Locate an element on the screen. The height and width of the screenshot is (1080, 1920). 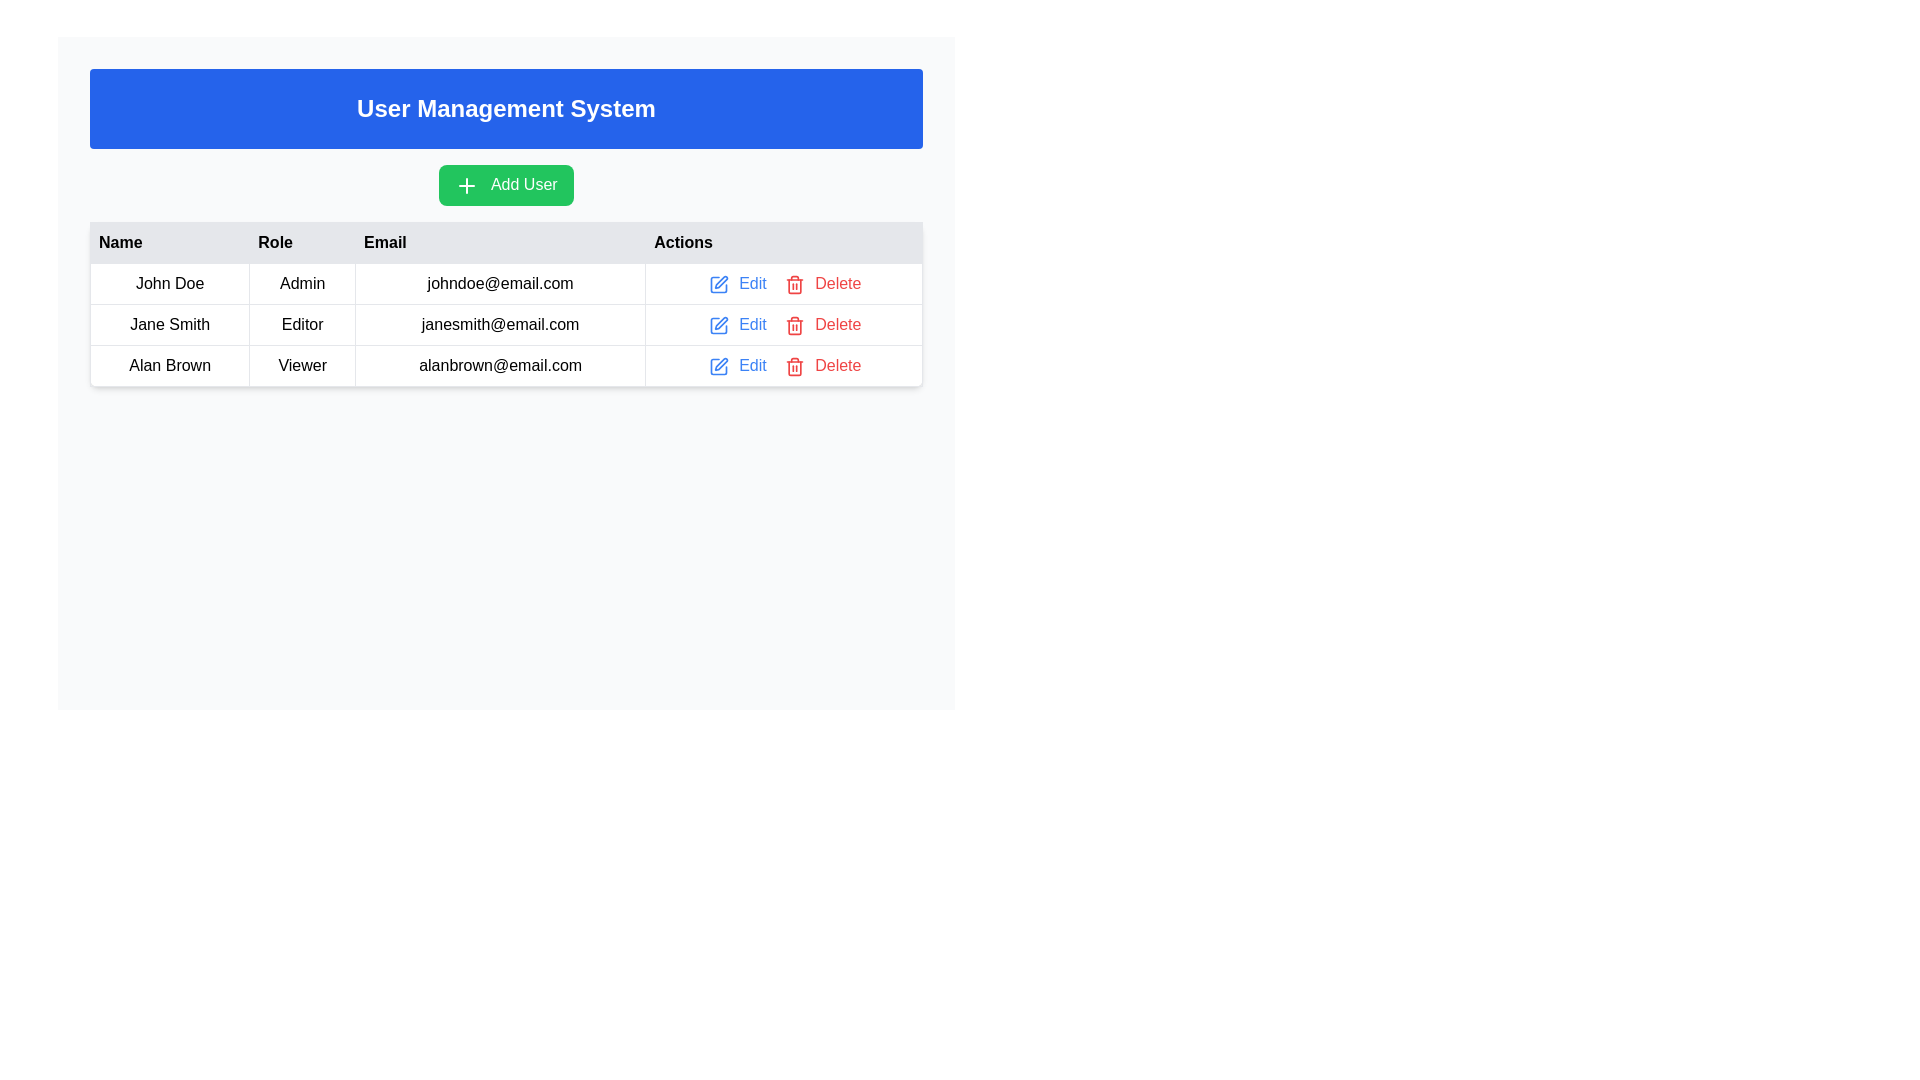
the email address display of user 'Alan Brown' in the third row of the user management table under the 'Email' column is located at coordinates (500, 365).